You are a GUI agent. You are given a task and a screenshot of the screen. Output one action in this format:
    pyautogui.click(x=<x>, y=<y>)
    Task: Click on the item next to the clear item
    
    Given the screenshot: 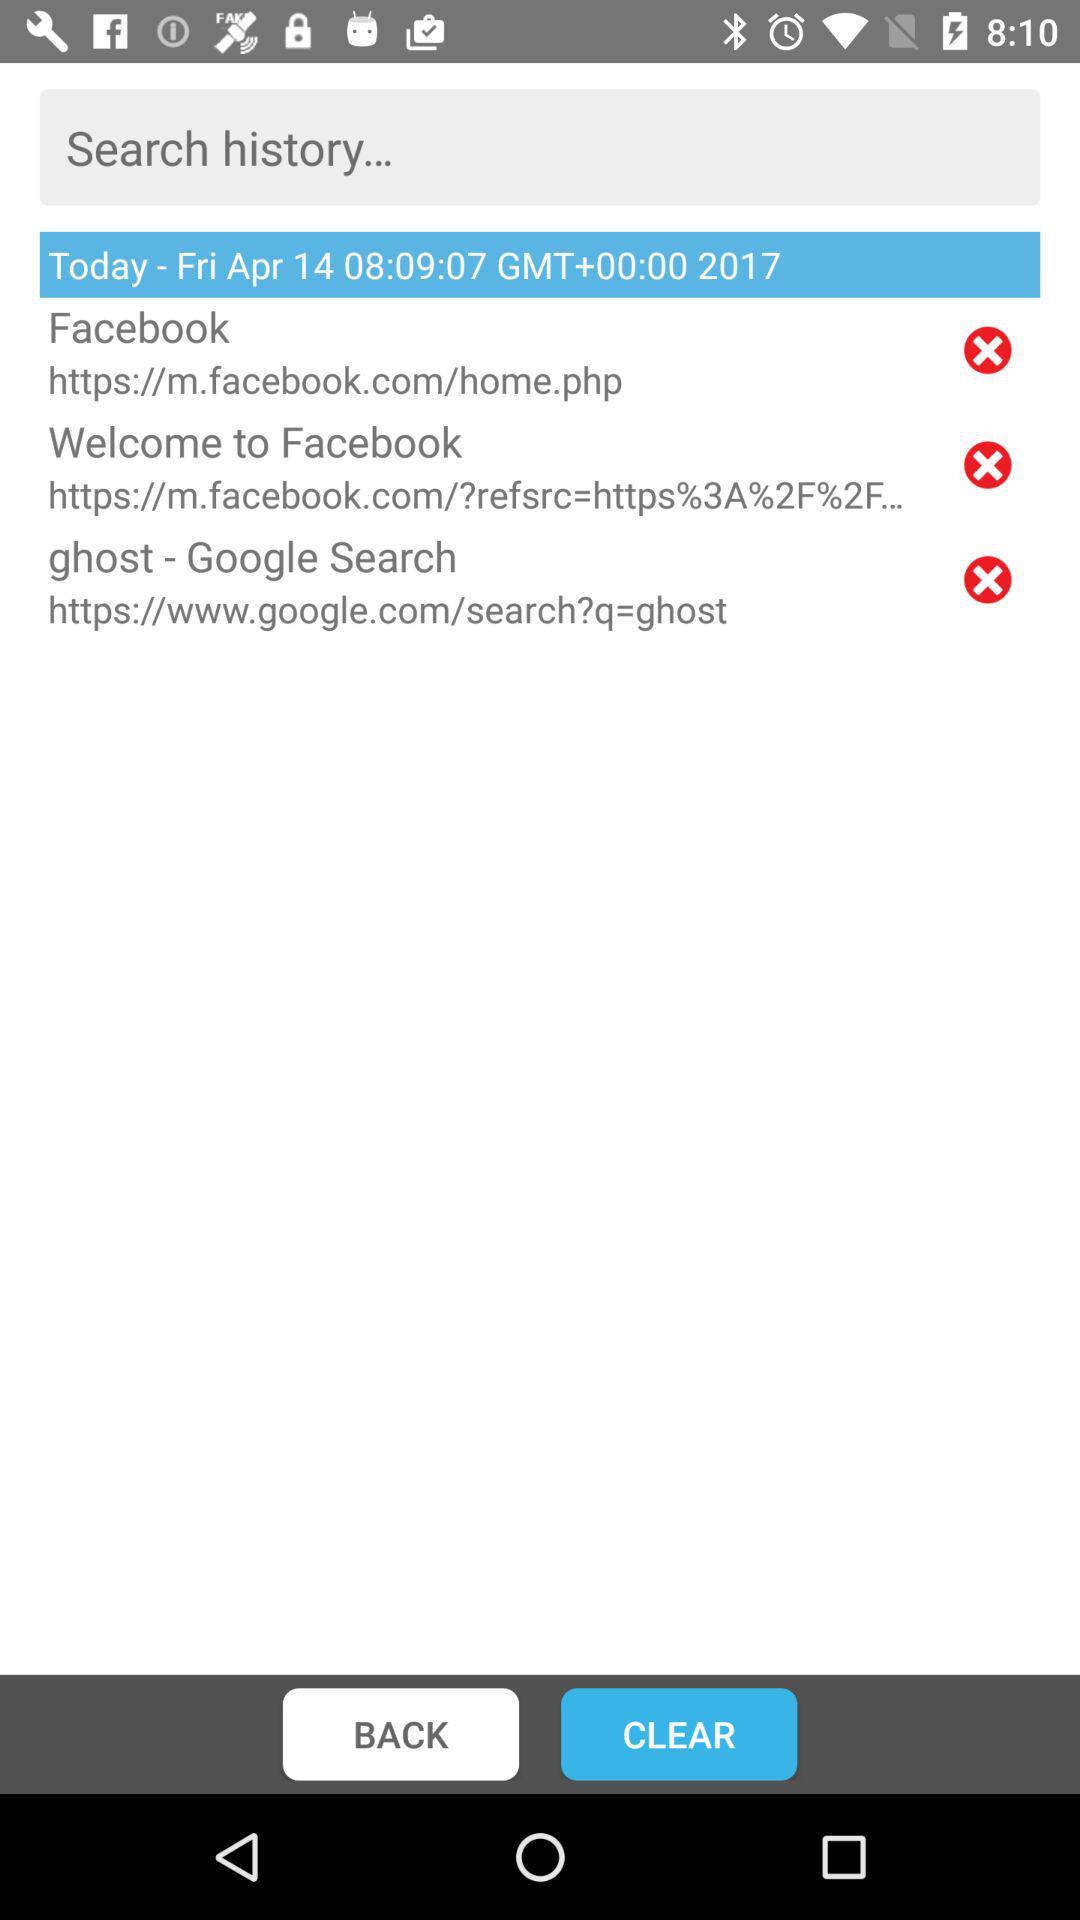 What is the action you would take?
    pyautogui.click(x=400, y=1733)
    